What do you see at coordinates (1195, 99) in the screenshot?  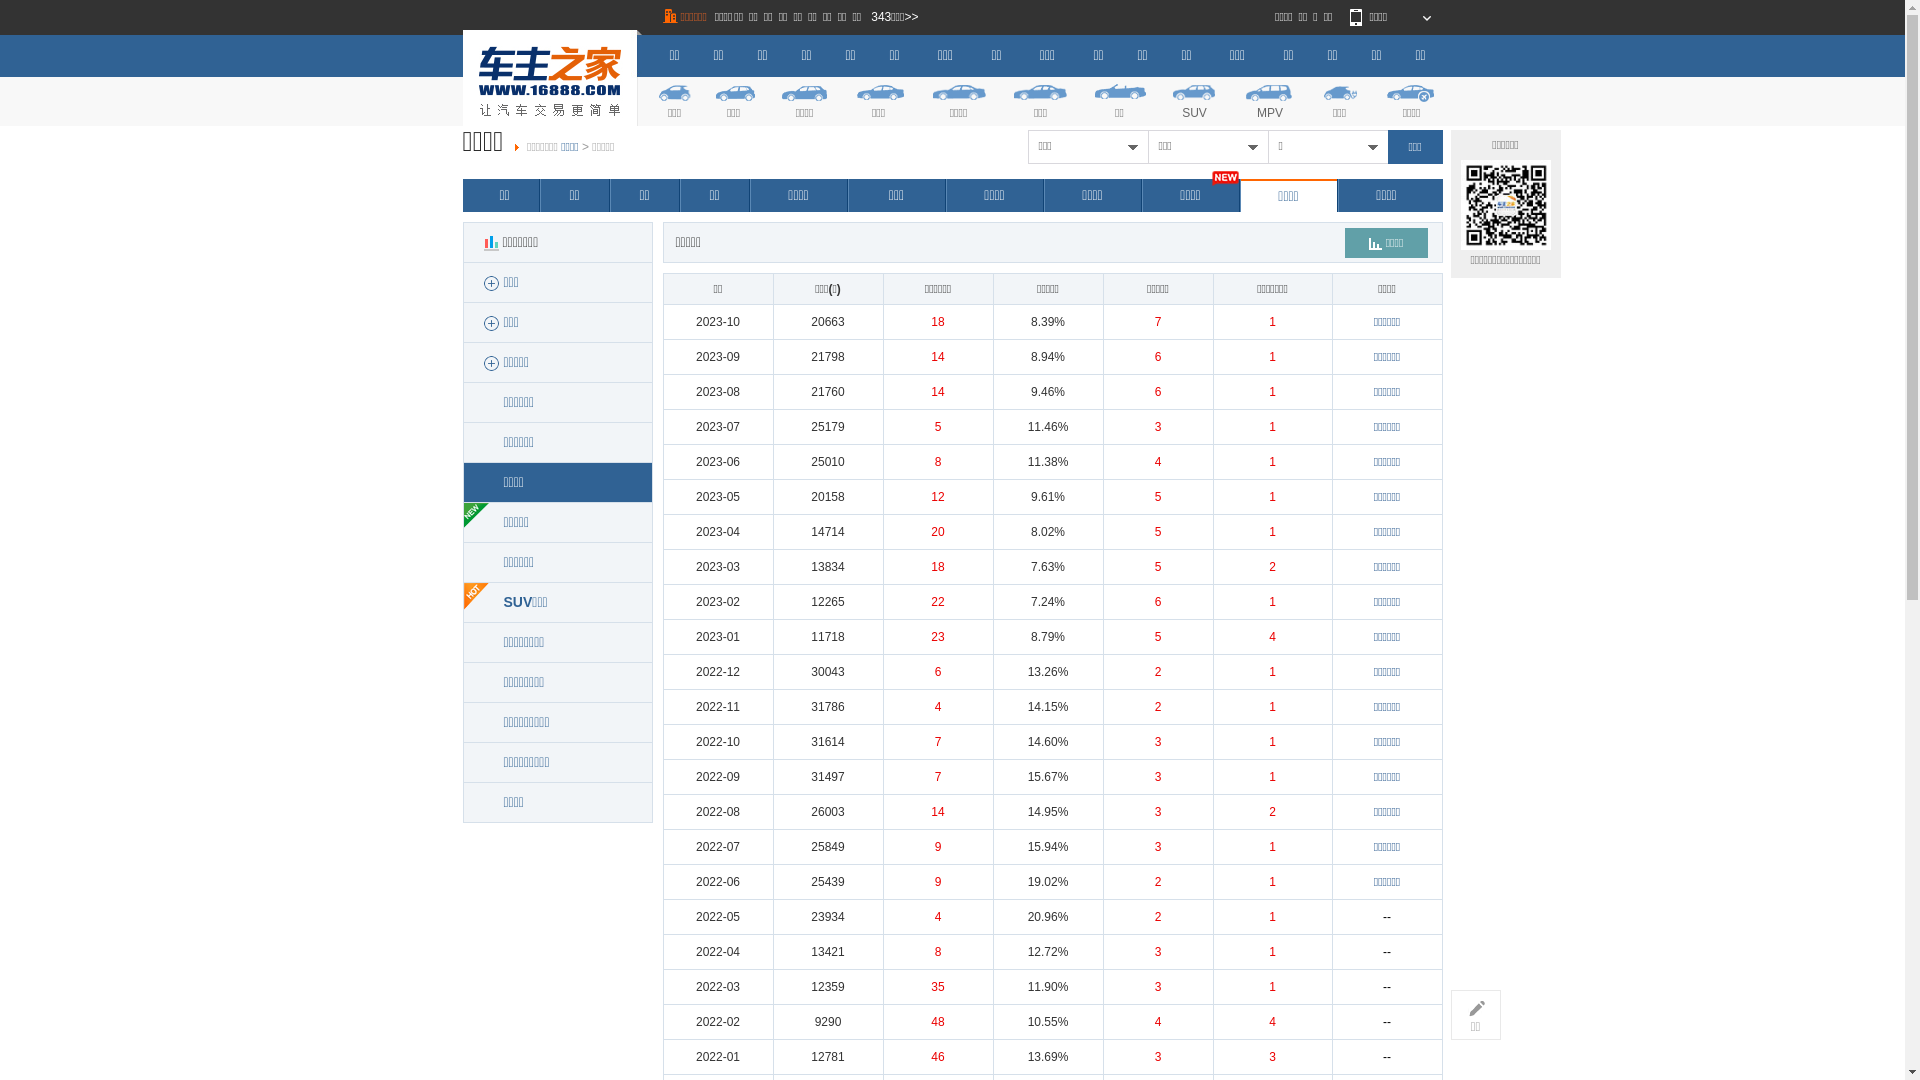 I see `'SUV'` at bounding box center [1195, 99].